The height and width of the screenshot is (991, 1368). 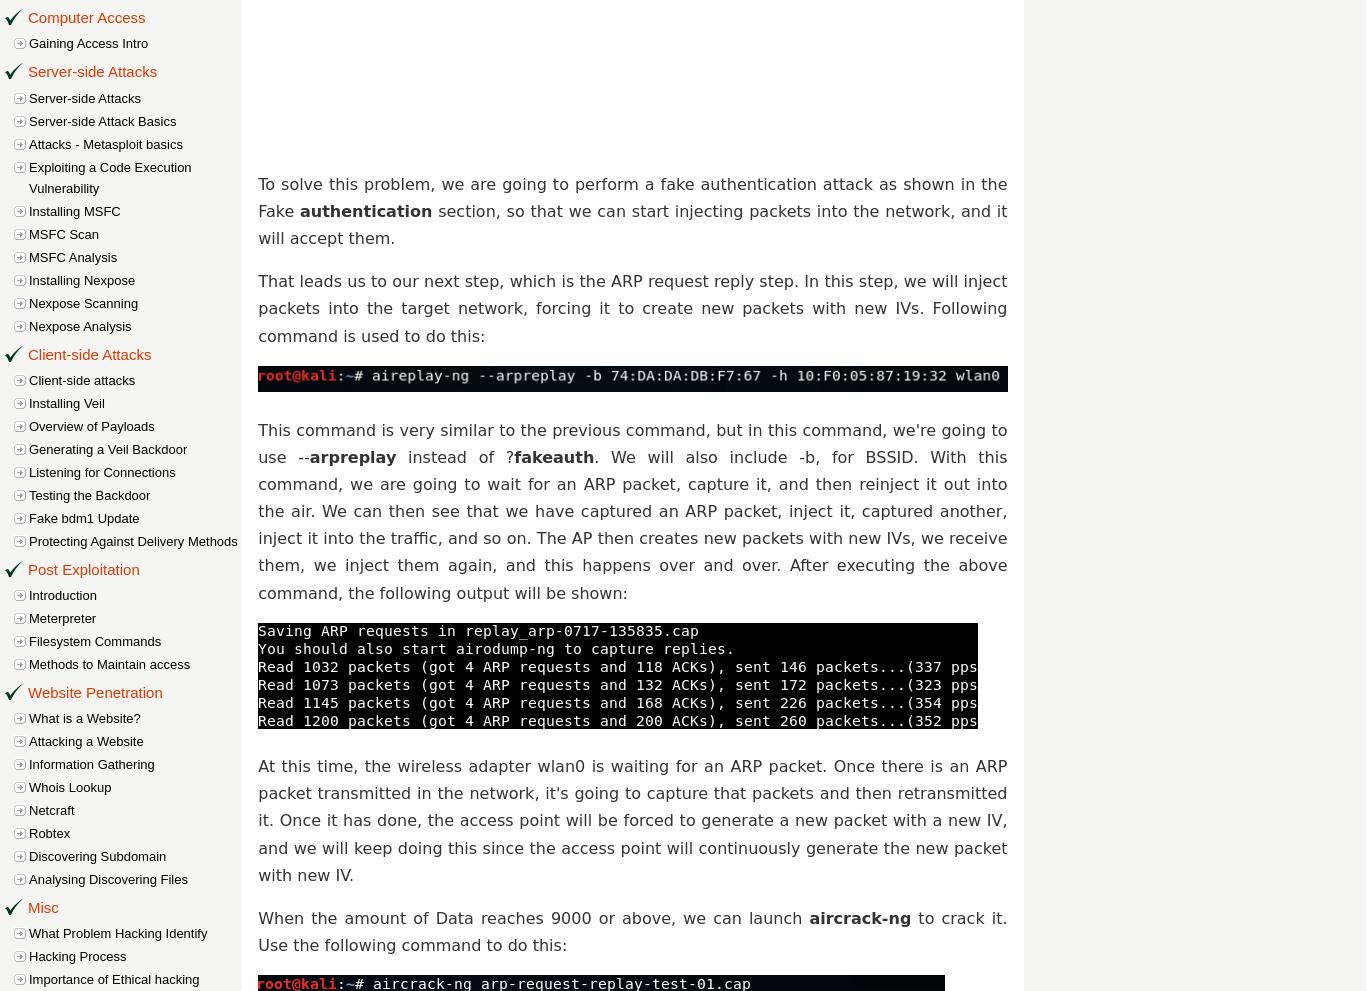 What do you see at coordinates (809, 916) in the screenshot?
I see `'aircrack-ng'` at bounding box center [809, 916].